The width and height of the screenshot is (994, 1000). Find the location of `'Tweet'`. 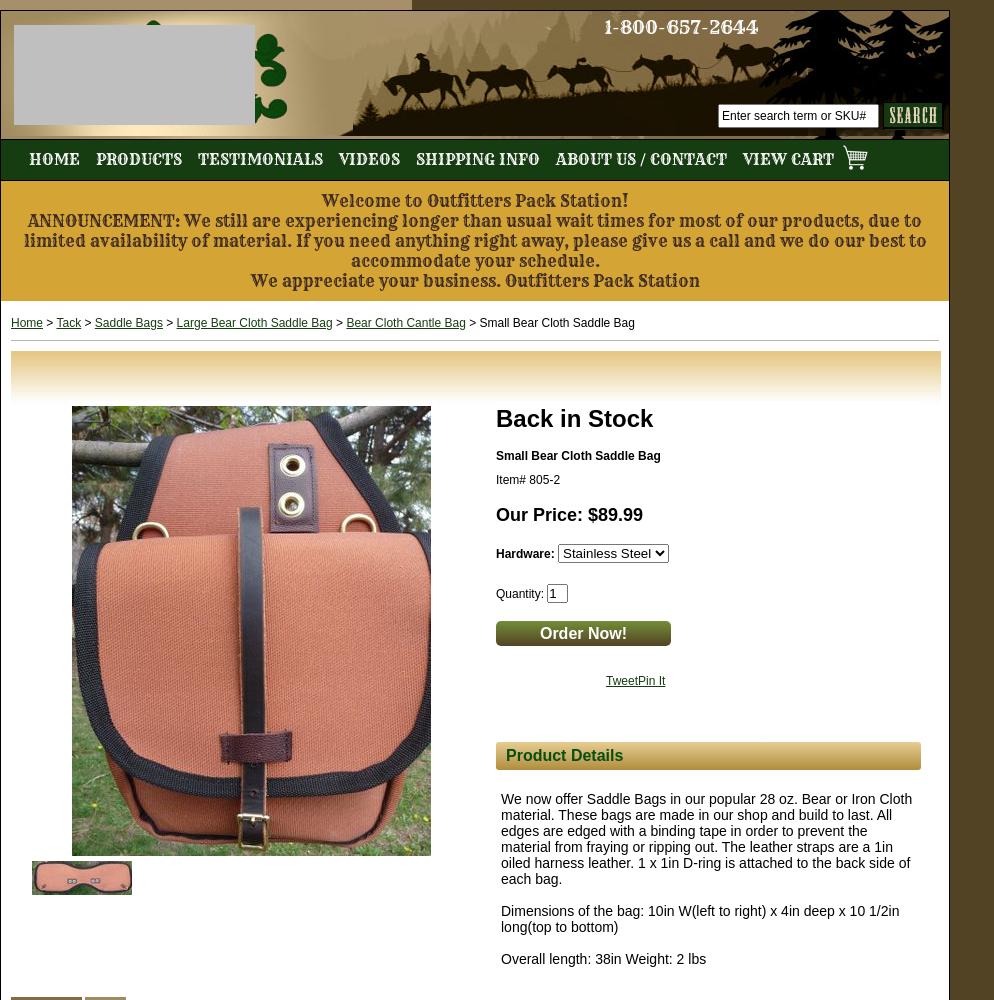

'Tweet' is located at coordinates (605, 681).